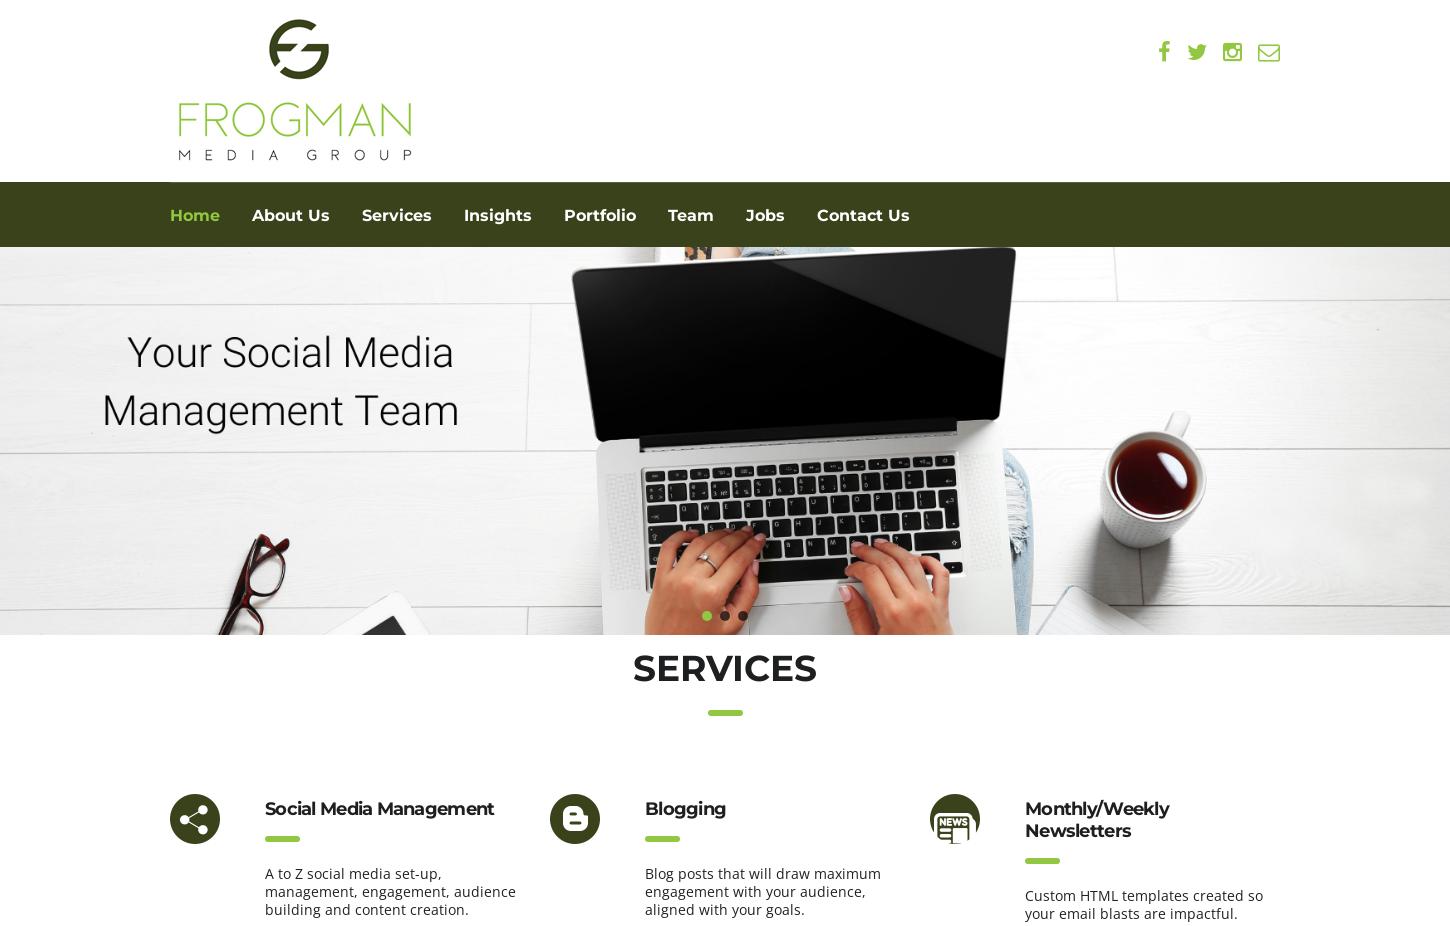 This screenshot has width=1450, height=926. I want to click on 'A to Z social media set-up, management, engagement, audience building and content creation.', so click(389, 891).